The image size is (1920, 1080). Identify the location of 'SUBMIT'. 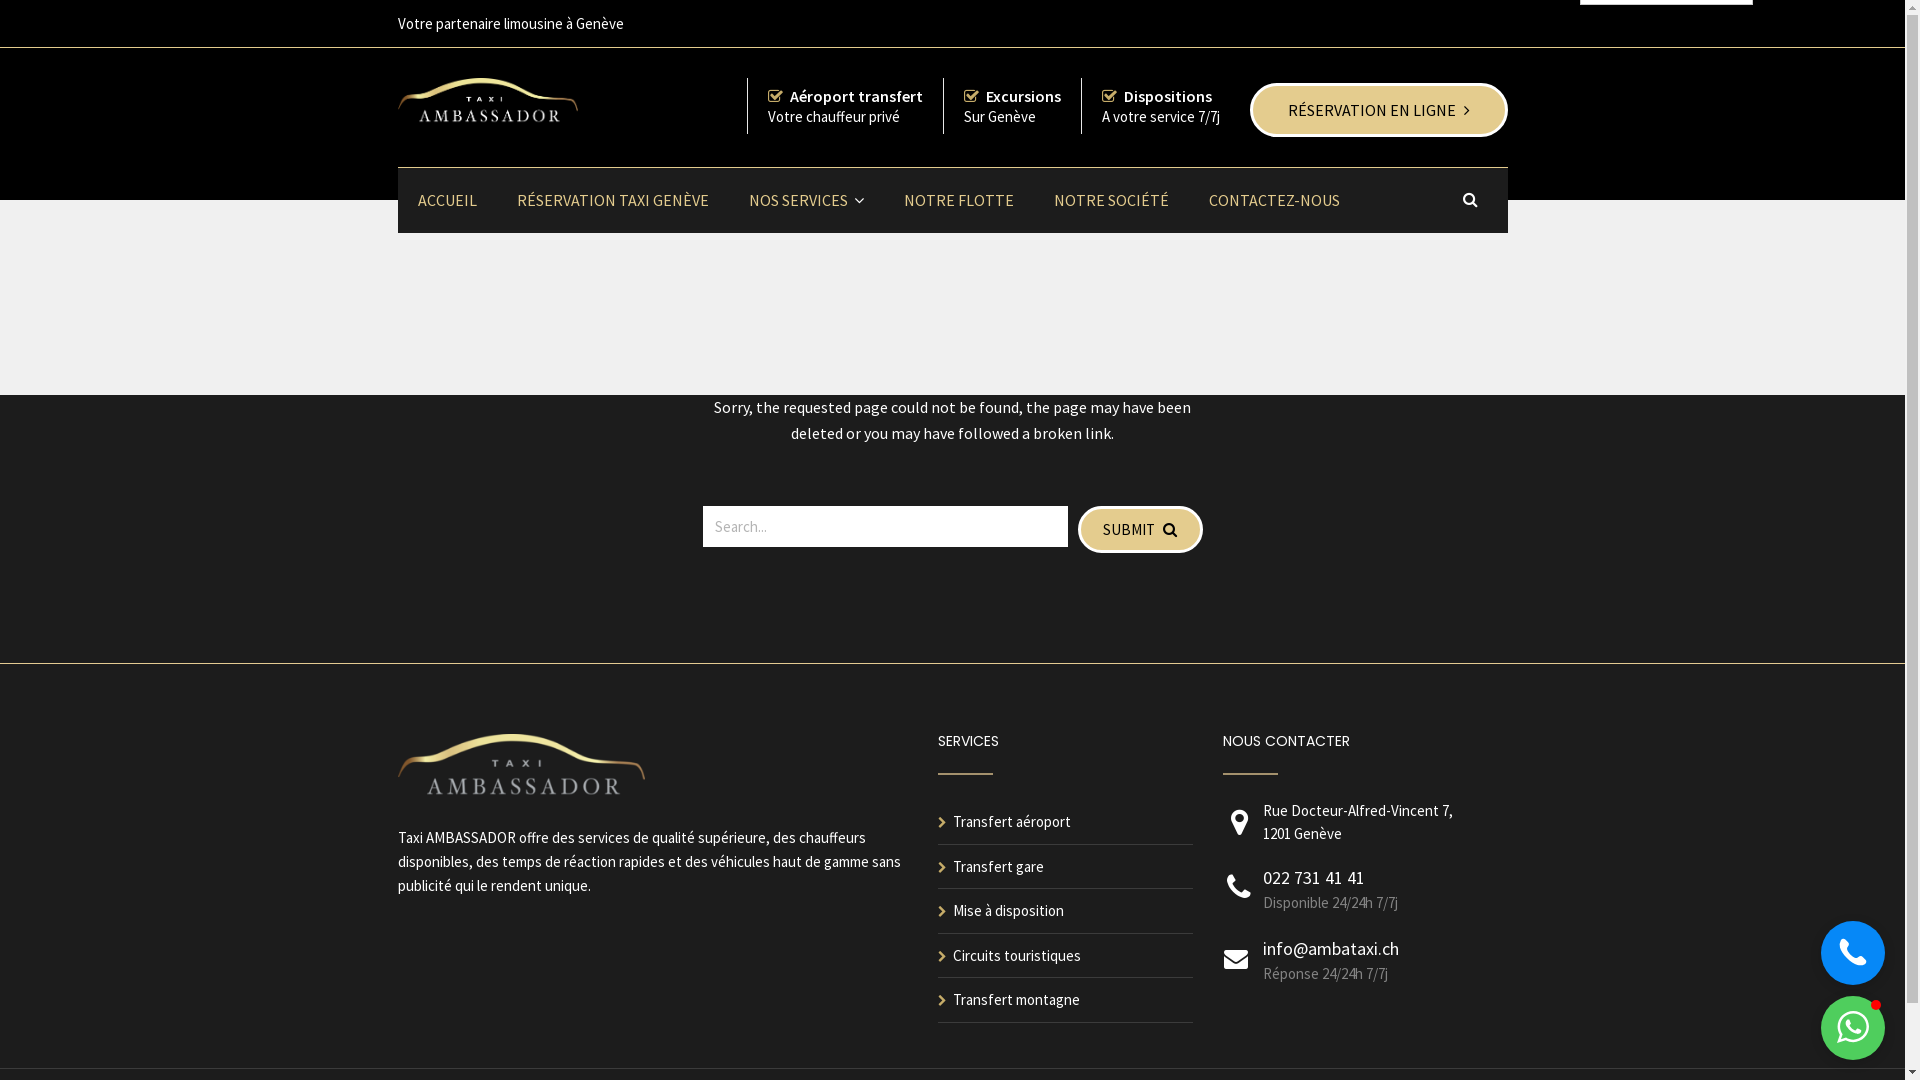
(1077, 528).